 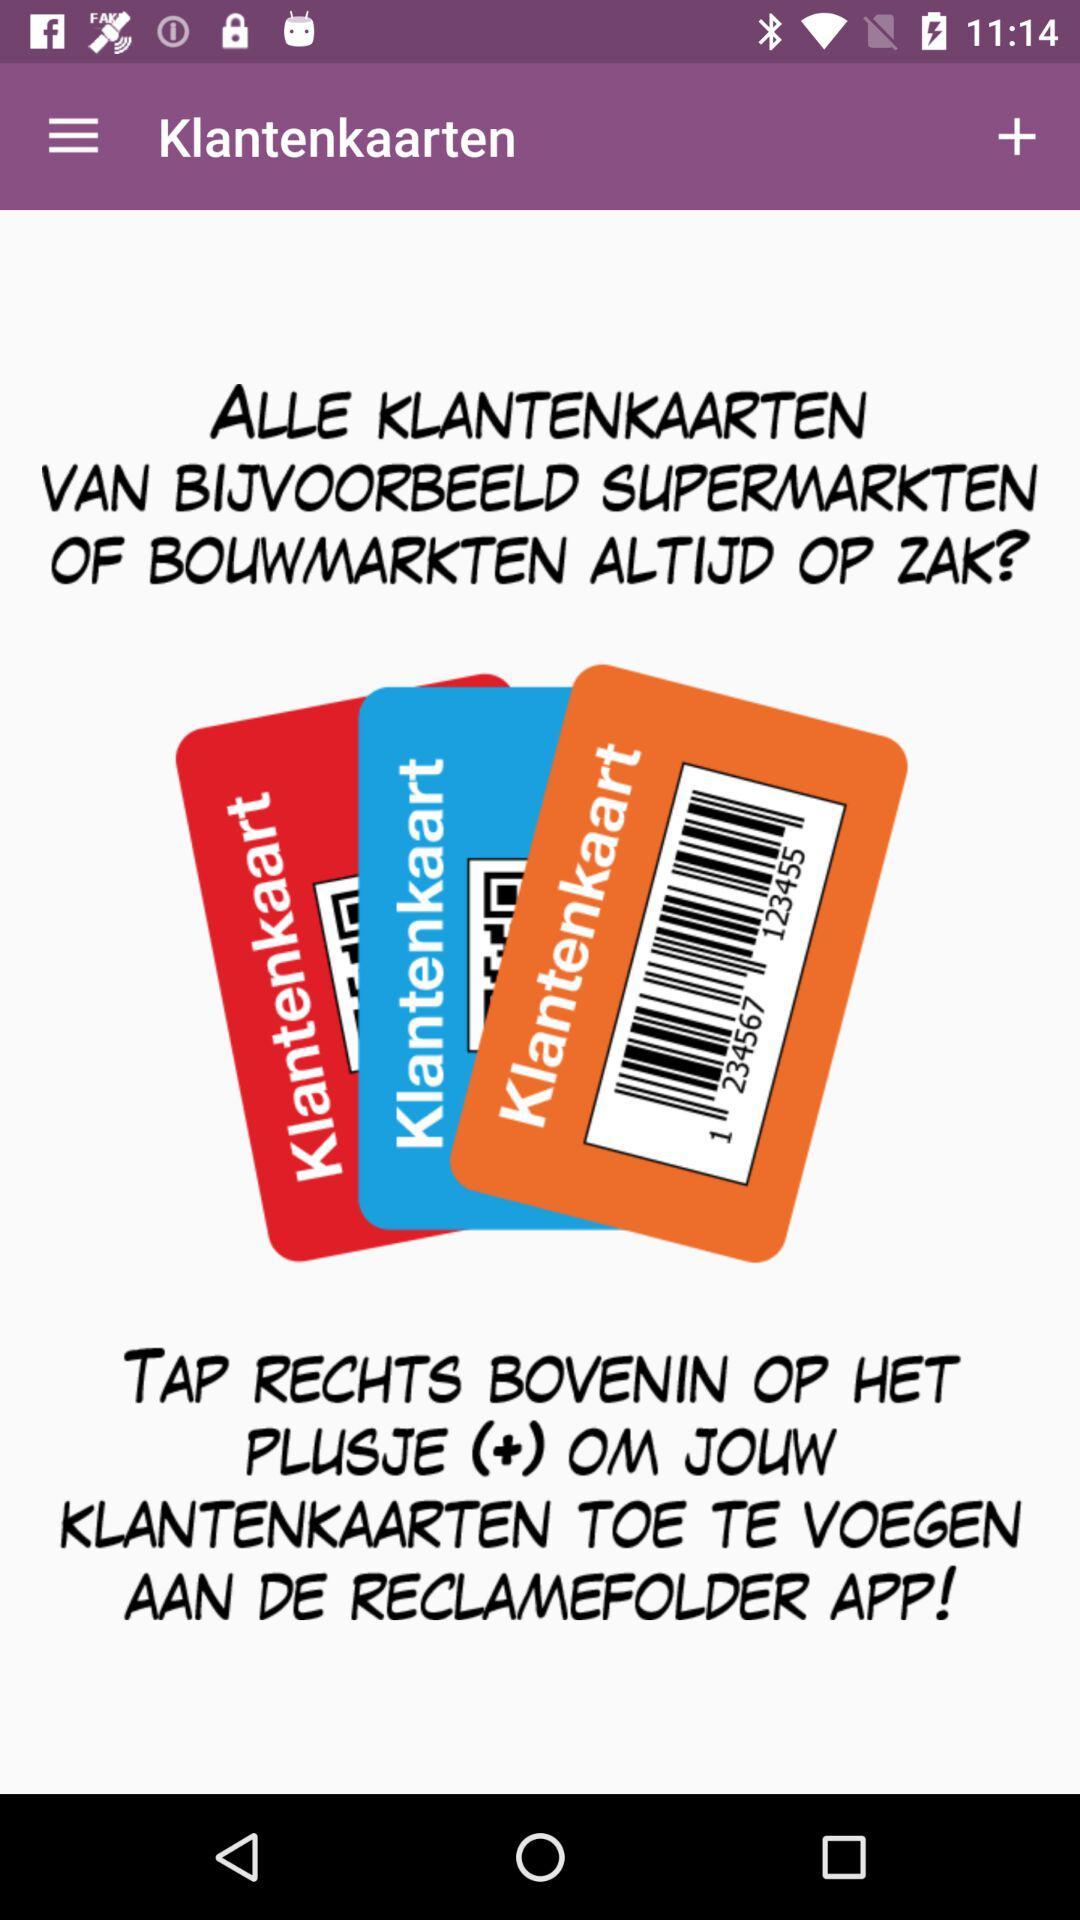 What do you see at coordinates (72, 135) in the screenshot?
I see `the app next to klantenkaarten icon` at bounding box center [72, 135].